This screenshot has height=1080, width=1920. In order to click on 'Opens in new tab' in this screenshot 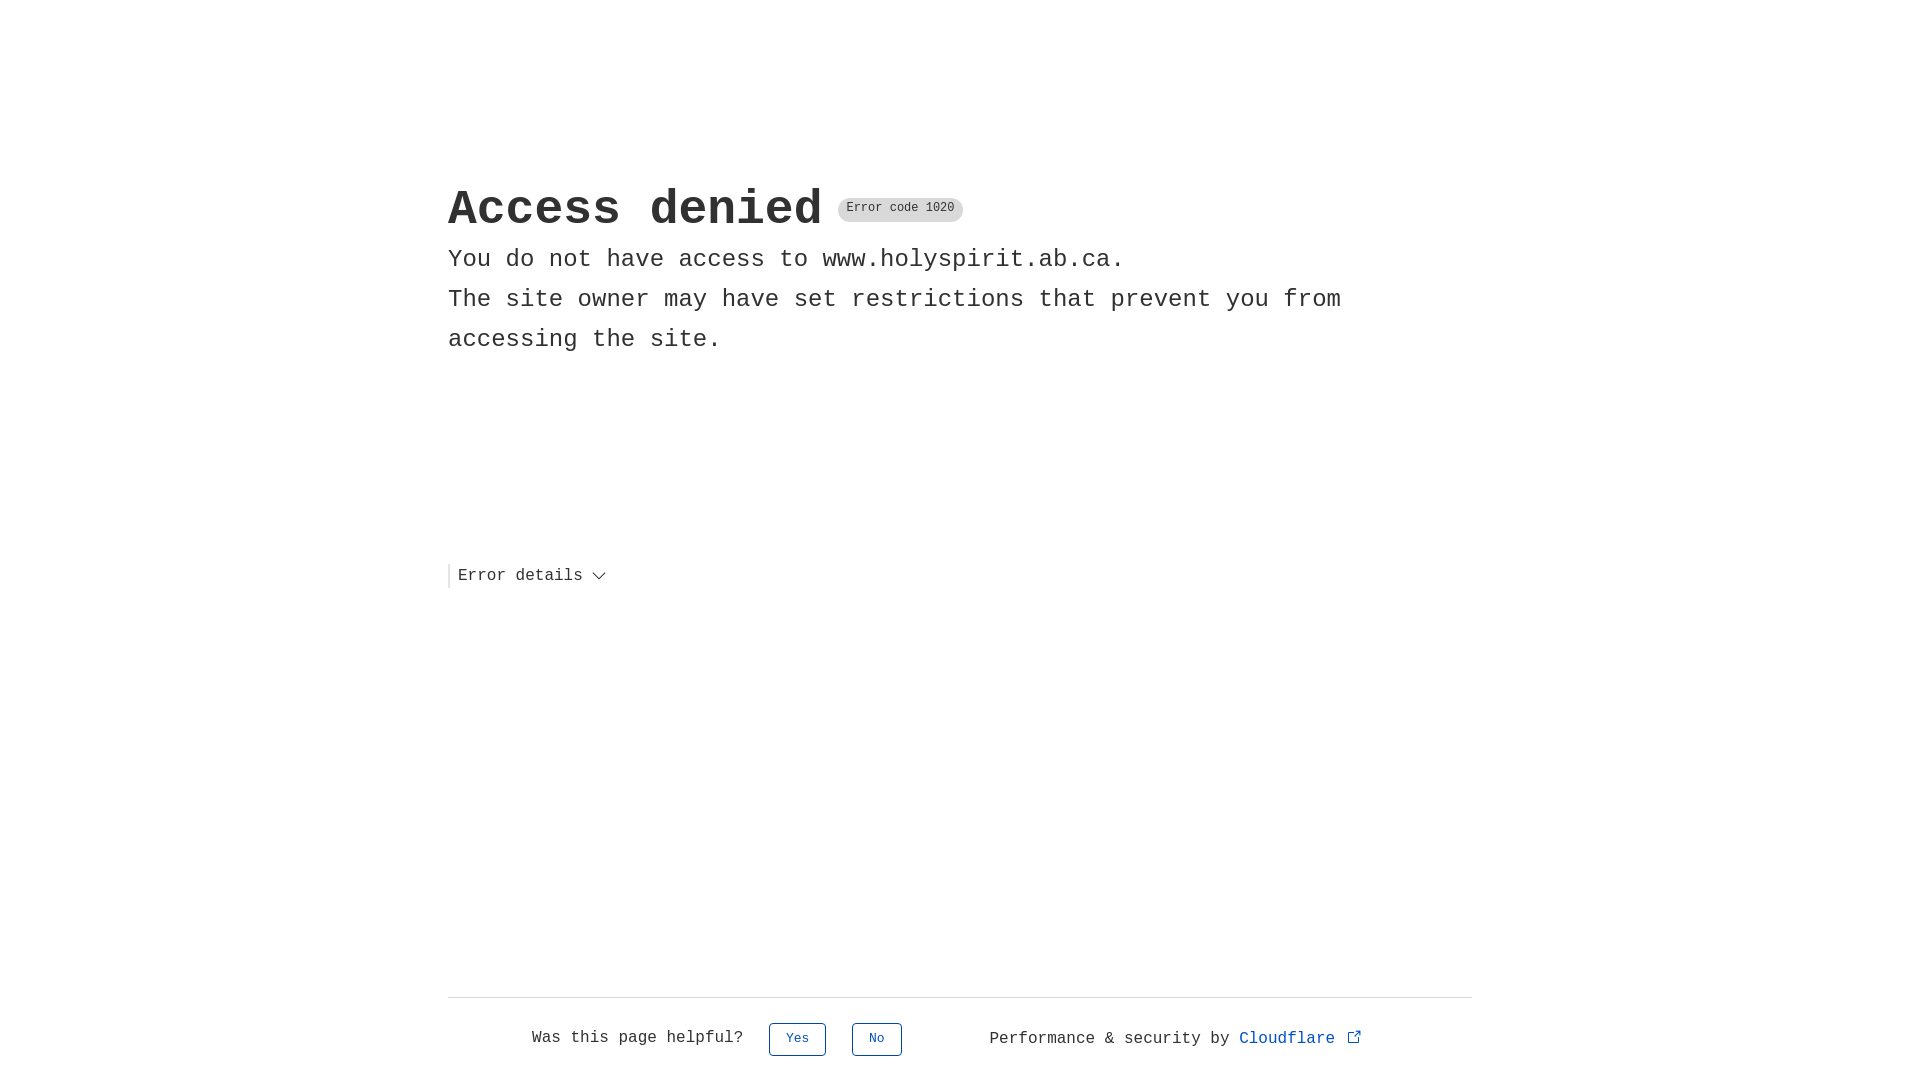, I will do `click(1354, 1035)`.